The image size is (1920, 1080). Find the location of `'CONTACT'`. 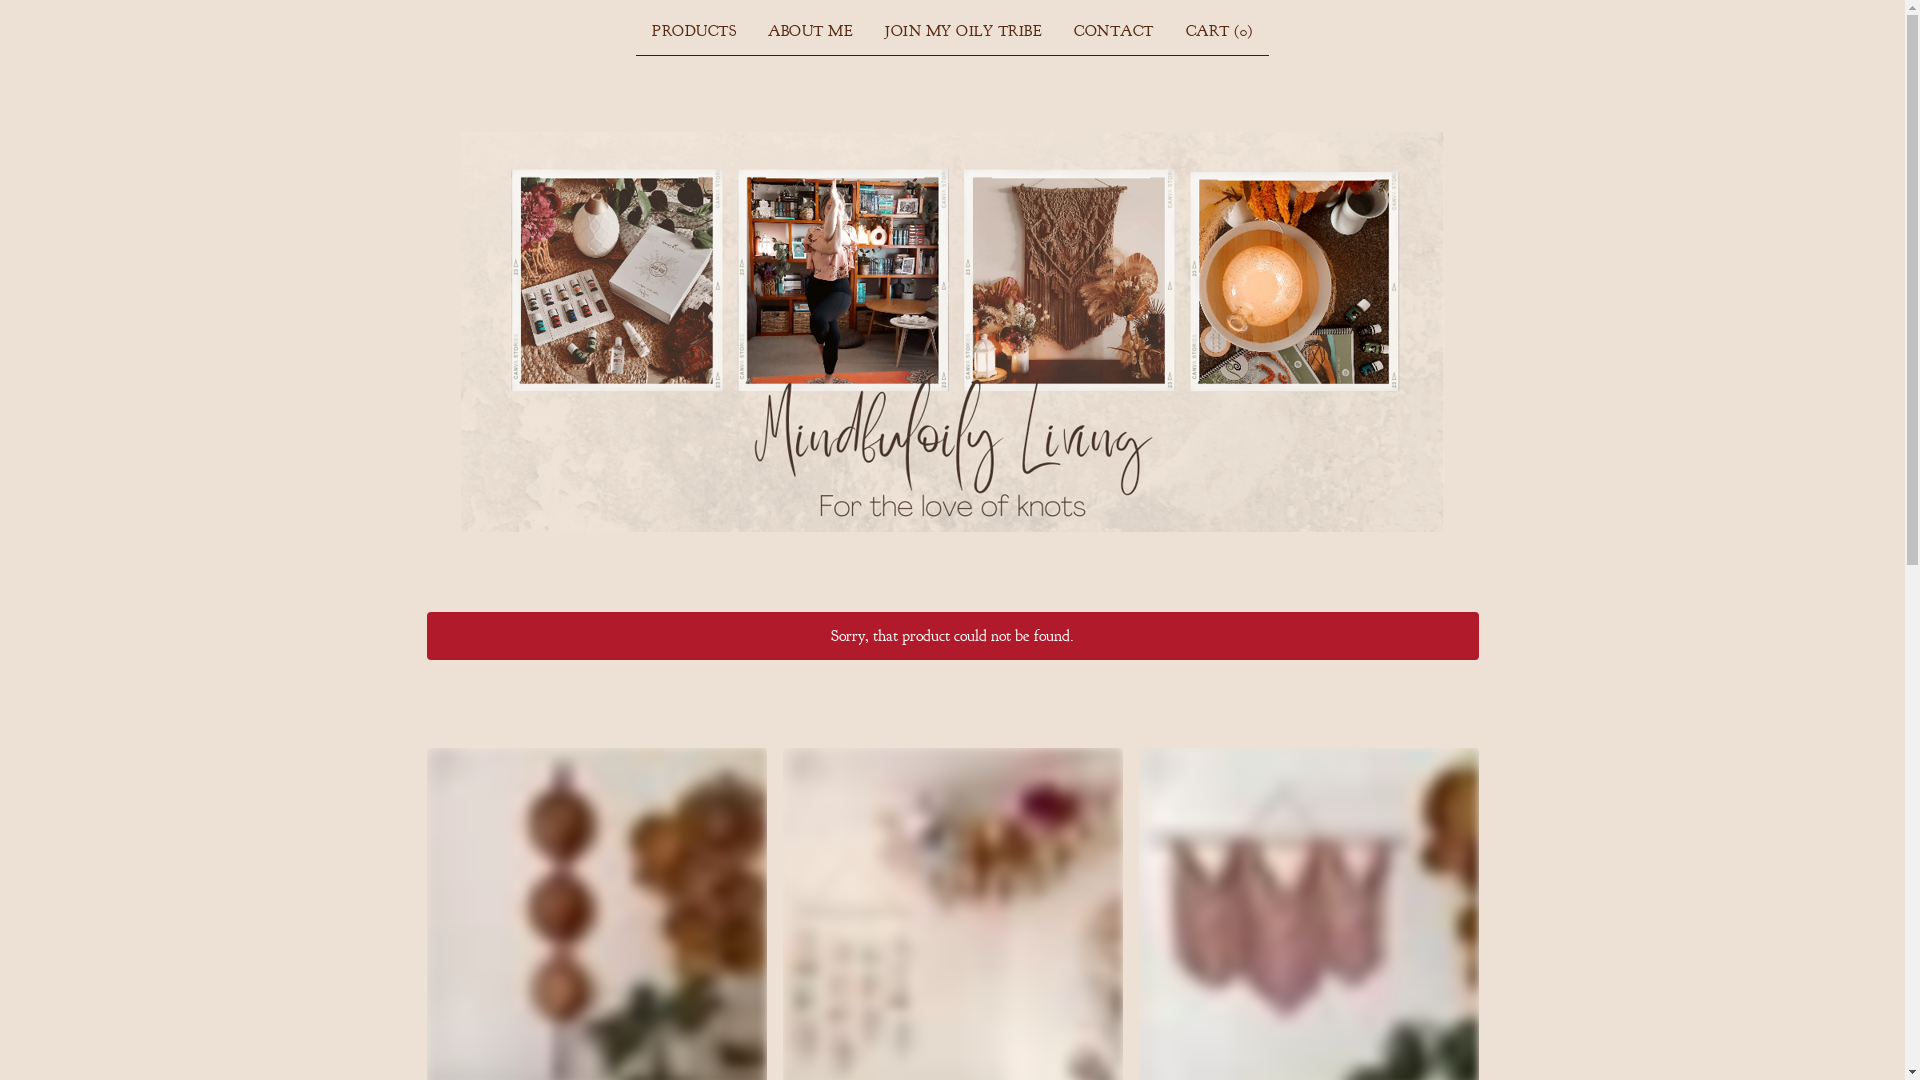

'CONTACT' is located at coordinates (1064, 31).